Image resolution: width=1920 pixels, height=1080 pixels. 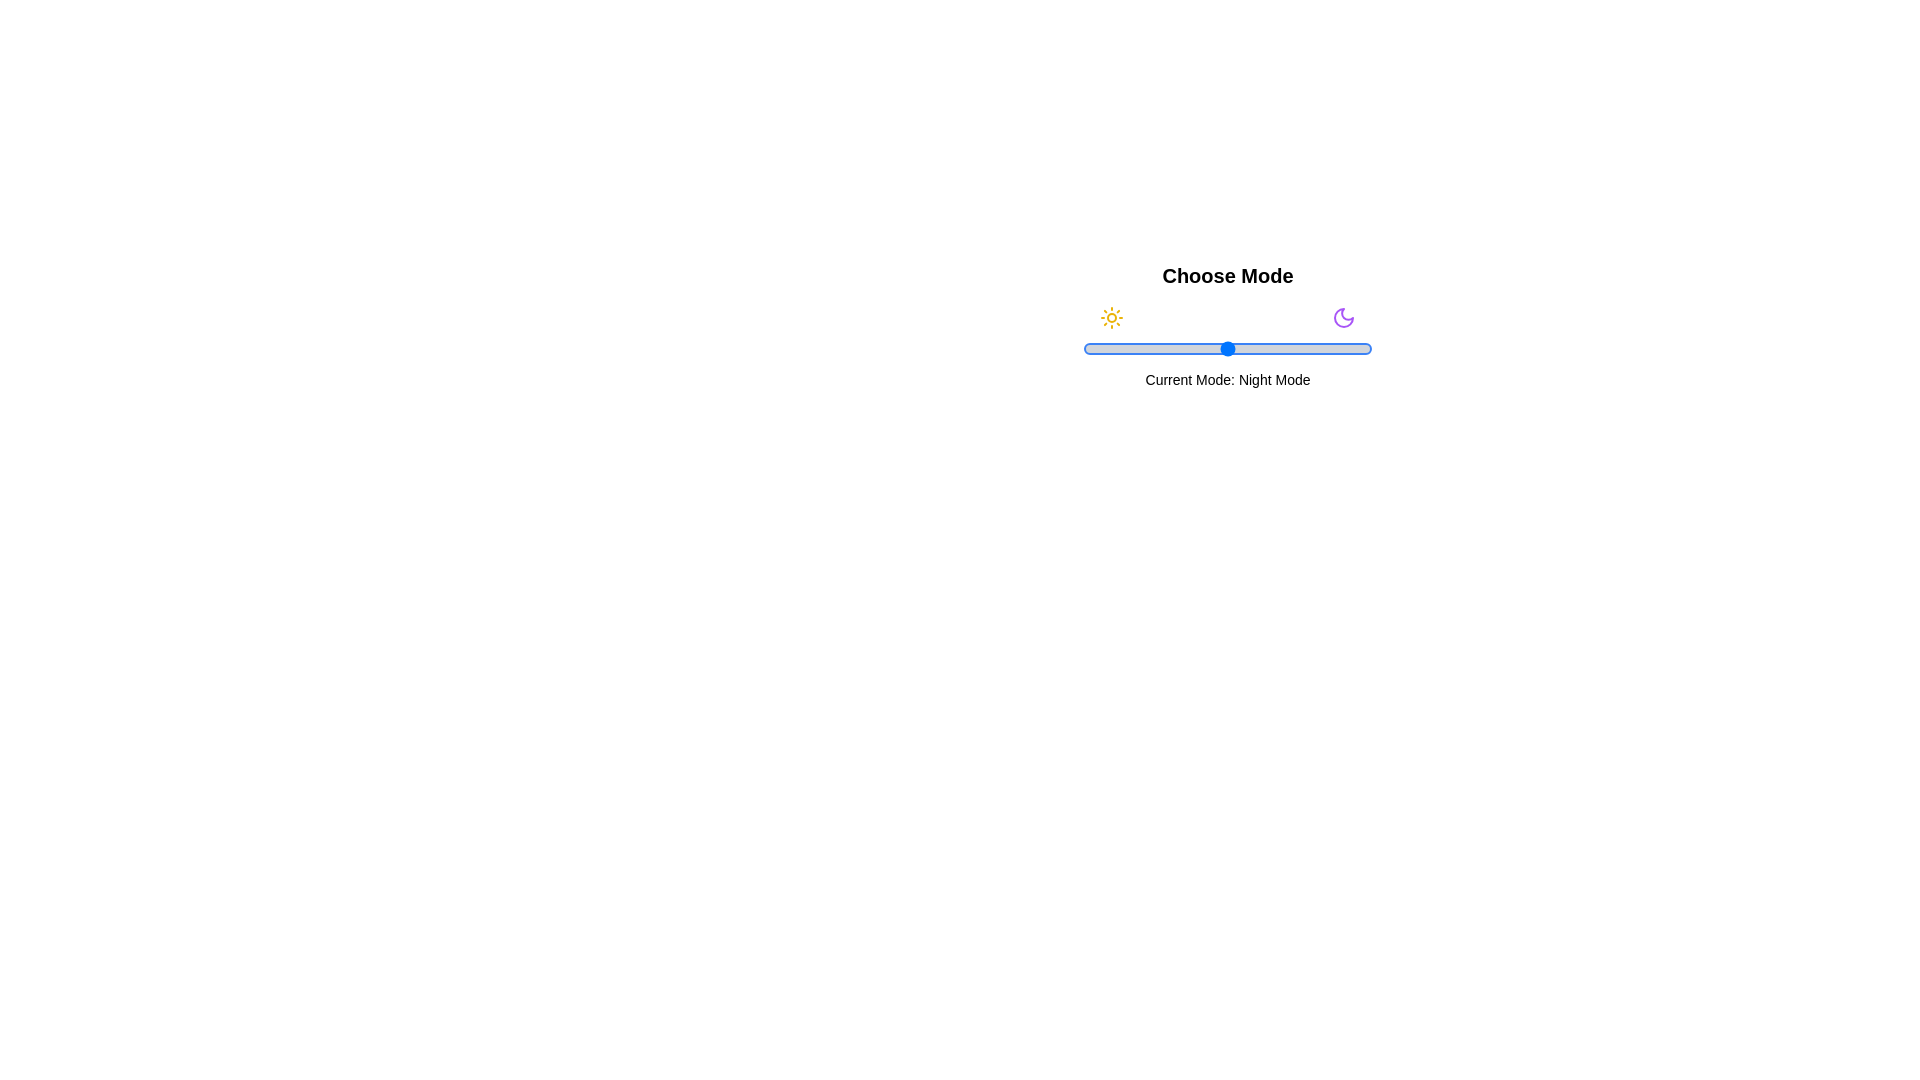 What do you see at coordinates (1138, 347) in the screenshot?
I see `the slider to 19% to set the mode` at bounding box center [1138, 347].